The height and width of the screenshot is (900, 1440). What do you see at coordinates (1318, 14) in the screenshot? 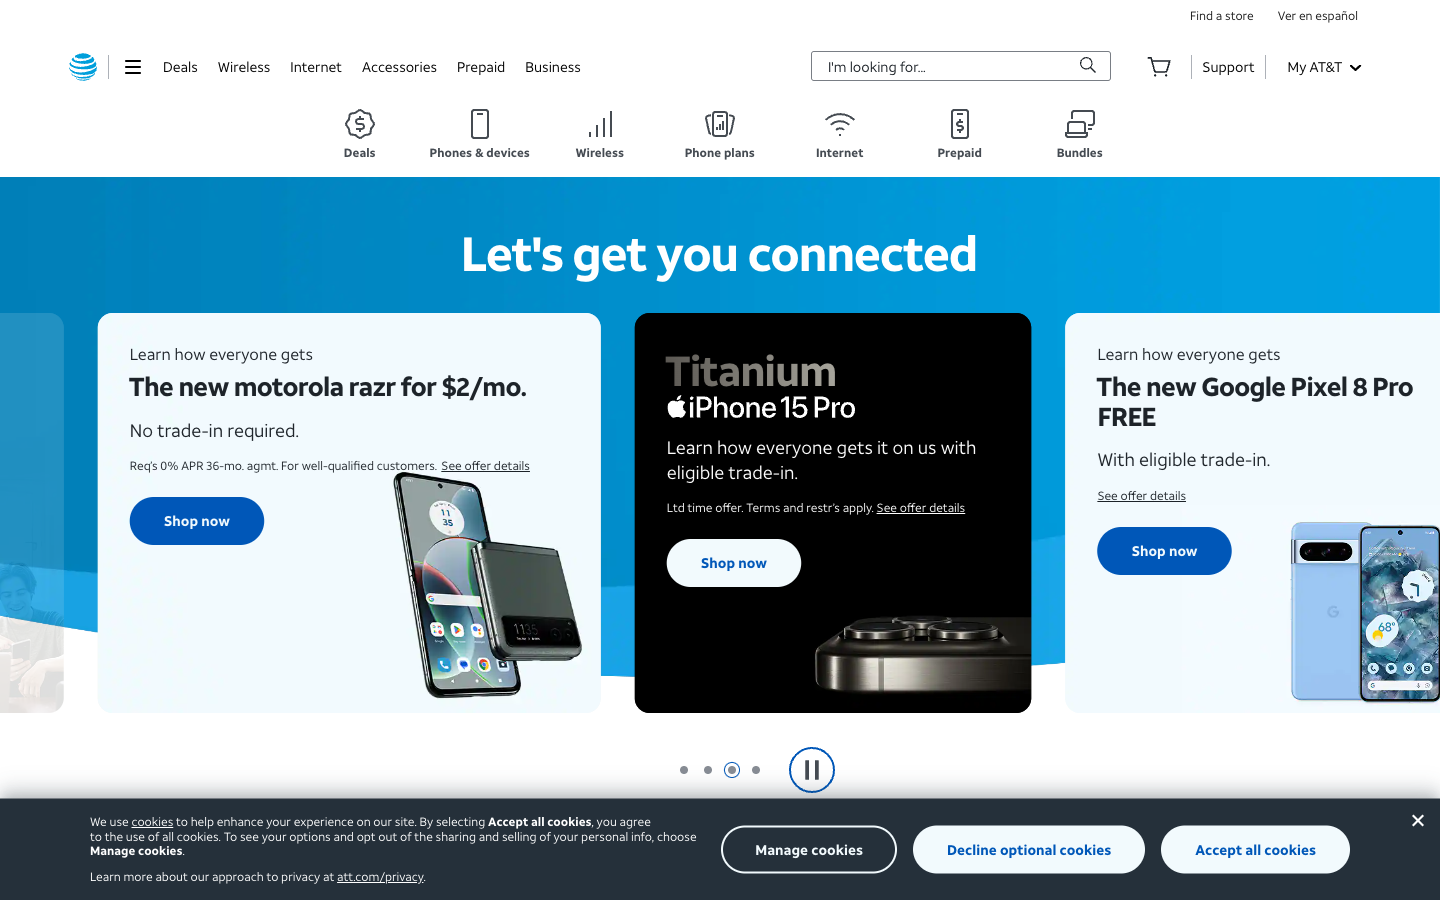
I see `Activate Spanish language setting` at bounding box center [1318, 14].